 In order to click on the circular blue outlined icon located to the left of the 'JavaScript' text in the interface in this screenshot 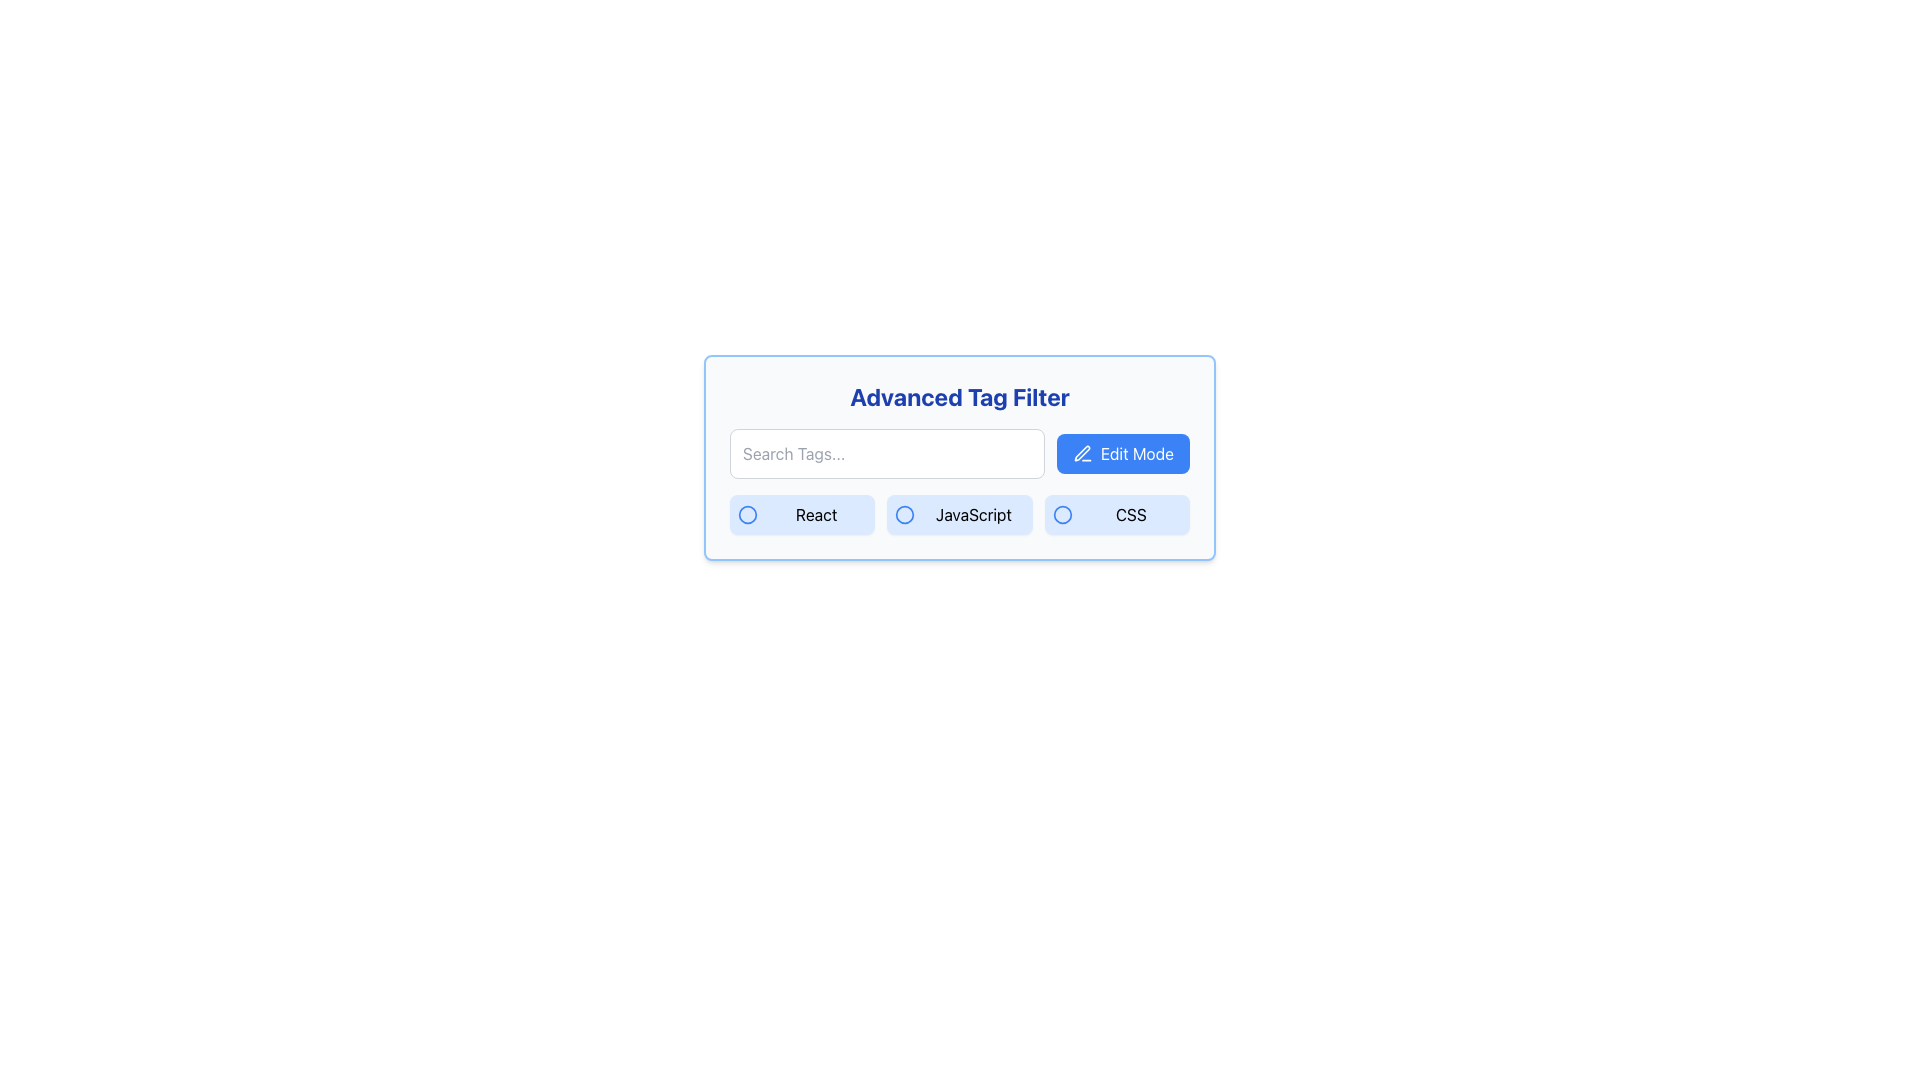, I will do `click(904, 514)`.